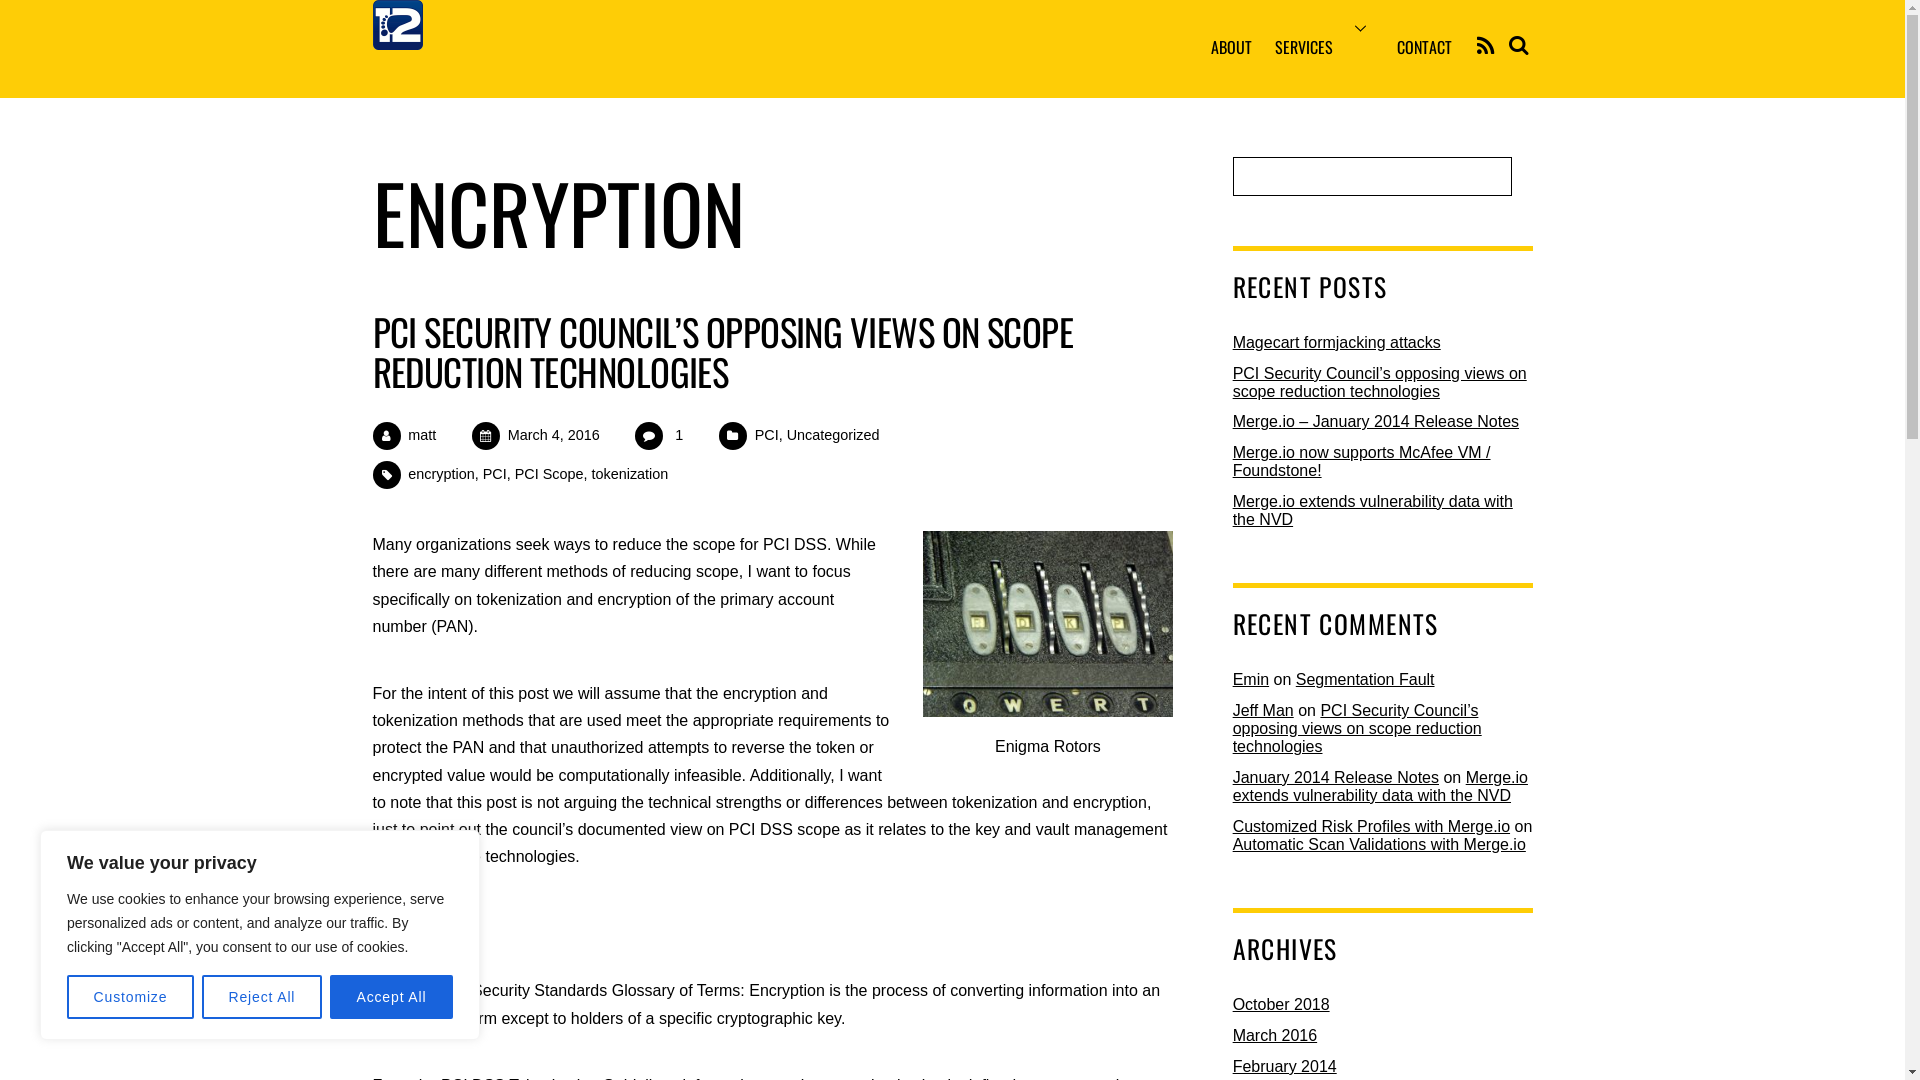  Describe the element at coordinates (1423, 48) in the screenshot. I see `'CONTACT'` at that location.